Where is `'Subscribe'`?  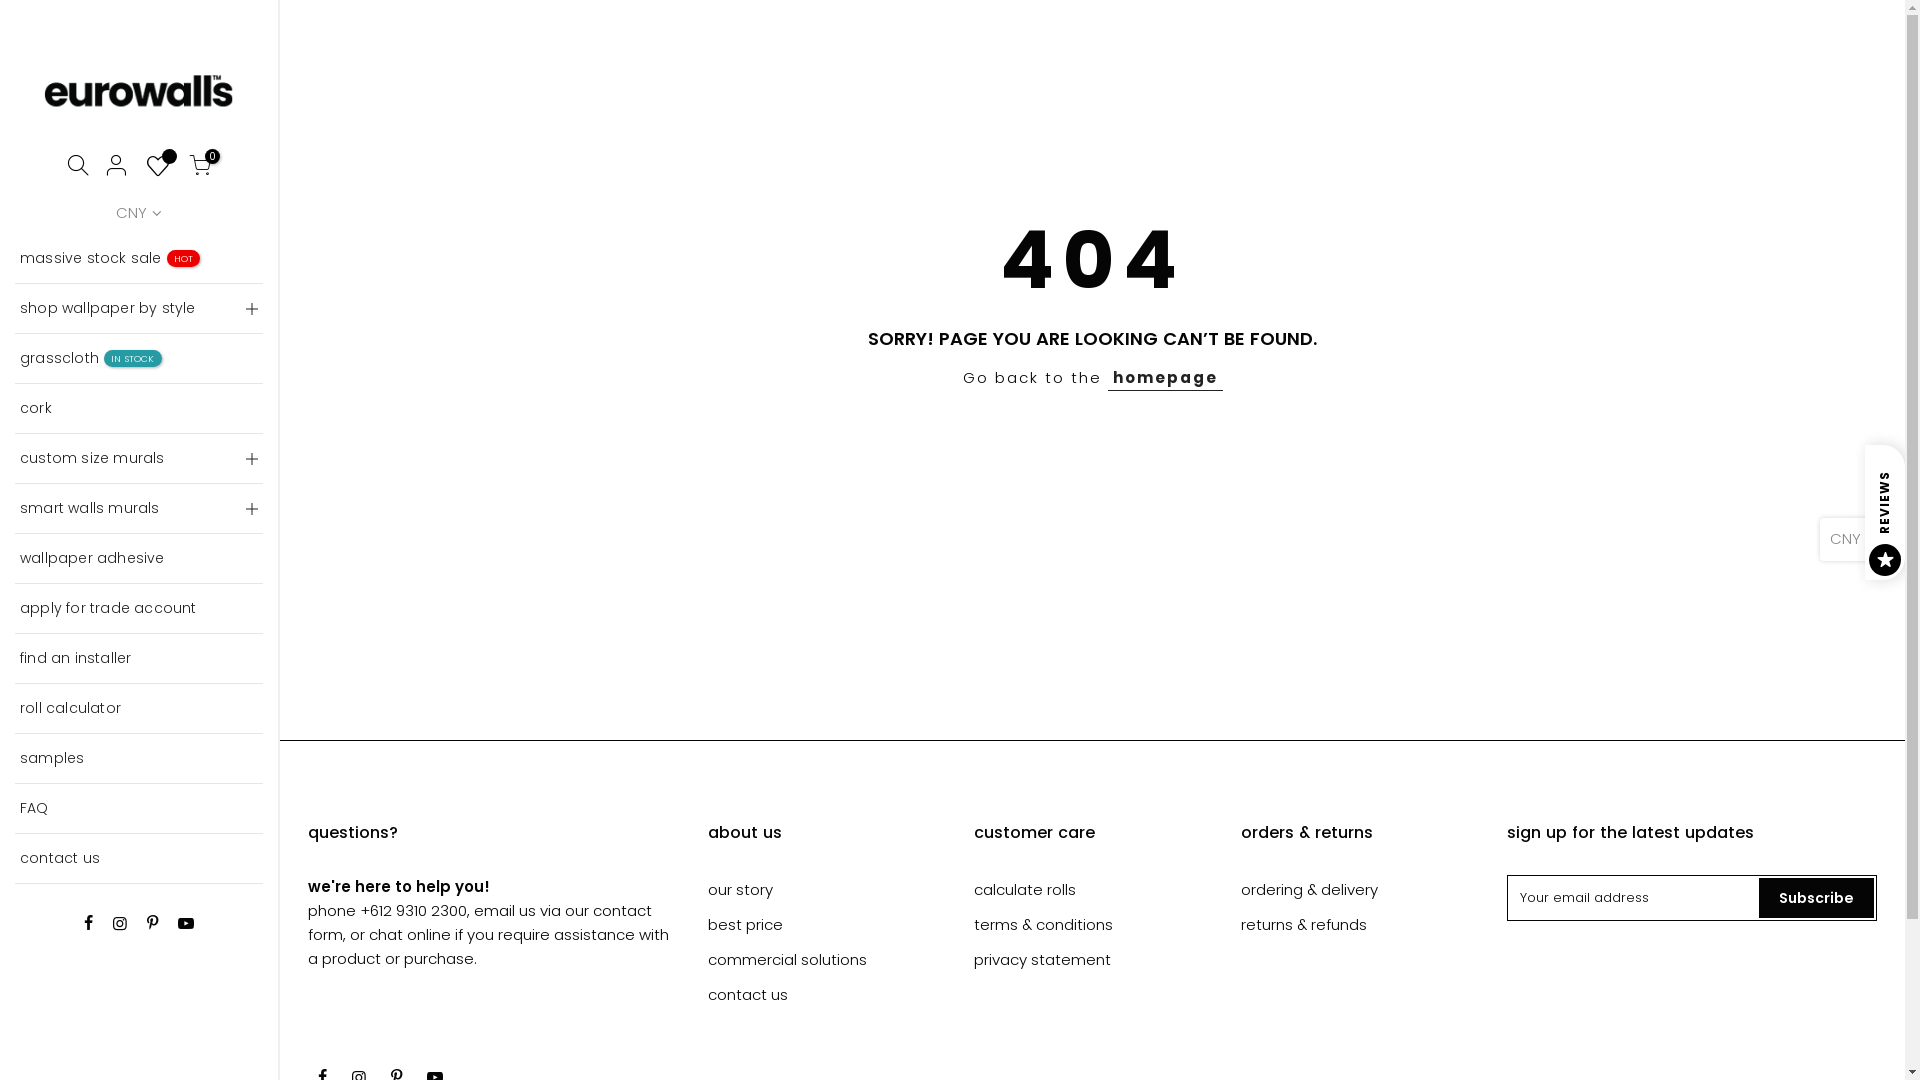 'Subscribe' is located at coordinates (1816, 897).